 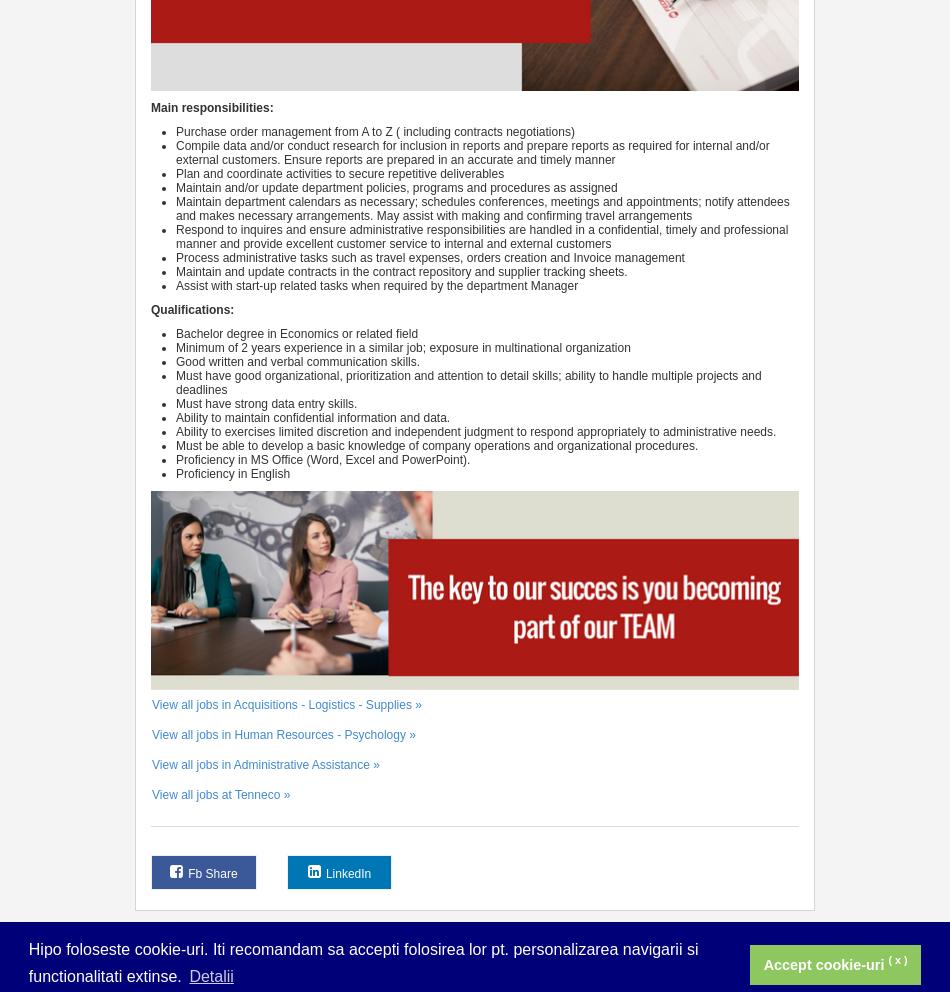 What do you see at coordinates (265, 402) in the screenshot?
I see `'Must have strong data entry skills.'` at bounding box center [265, 402].